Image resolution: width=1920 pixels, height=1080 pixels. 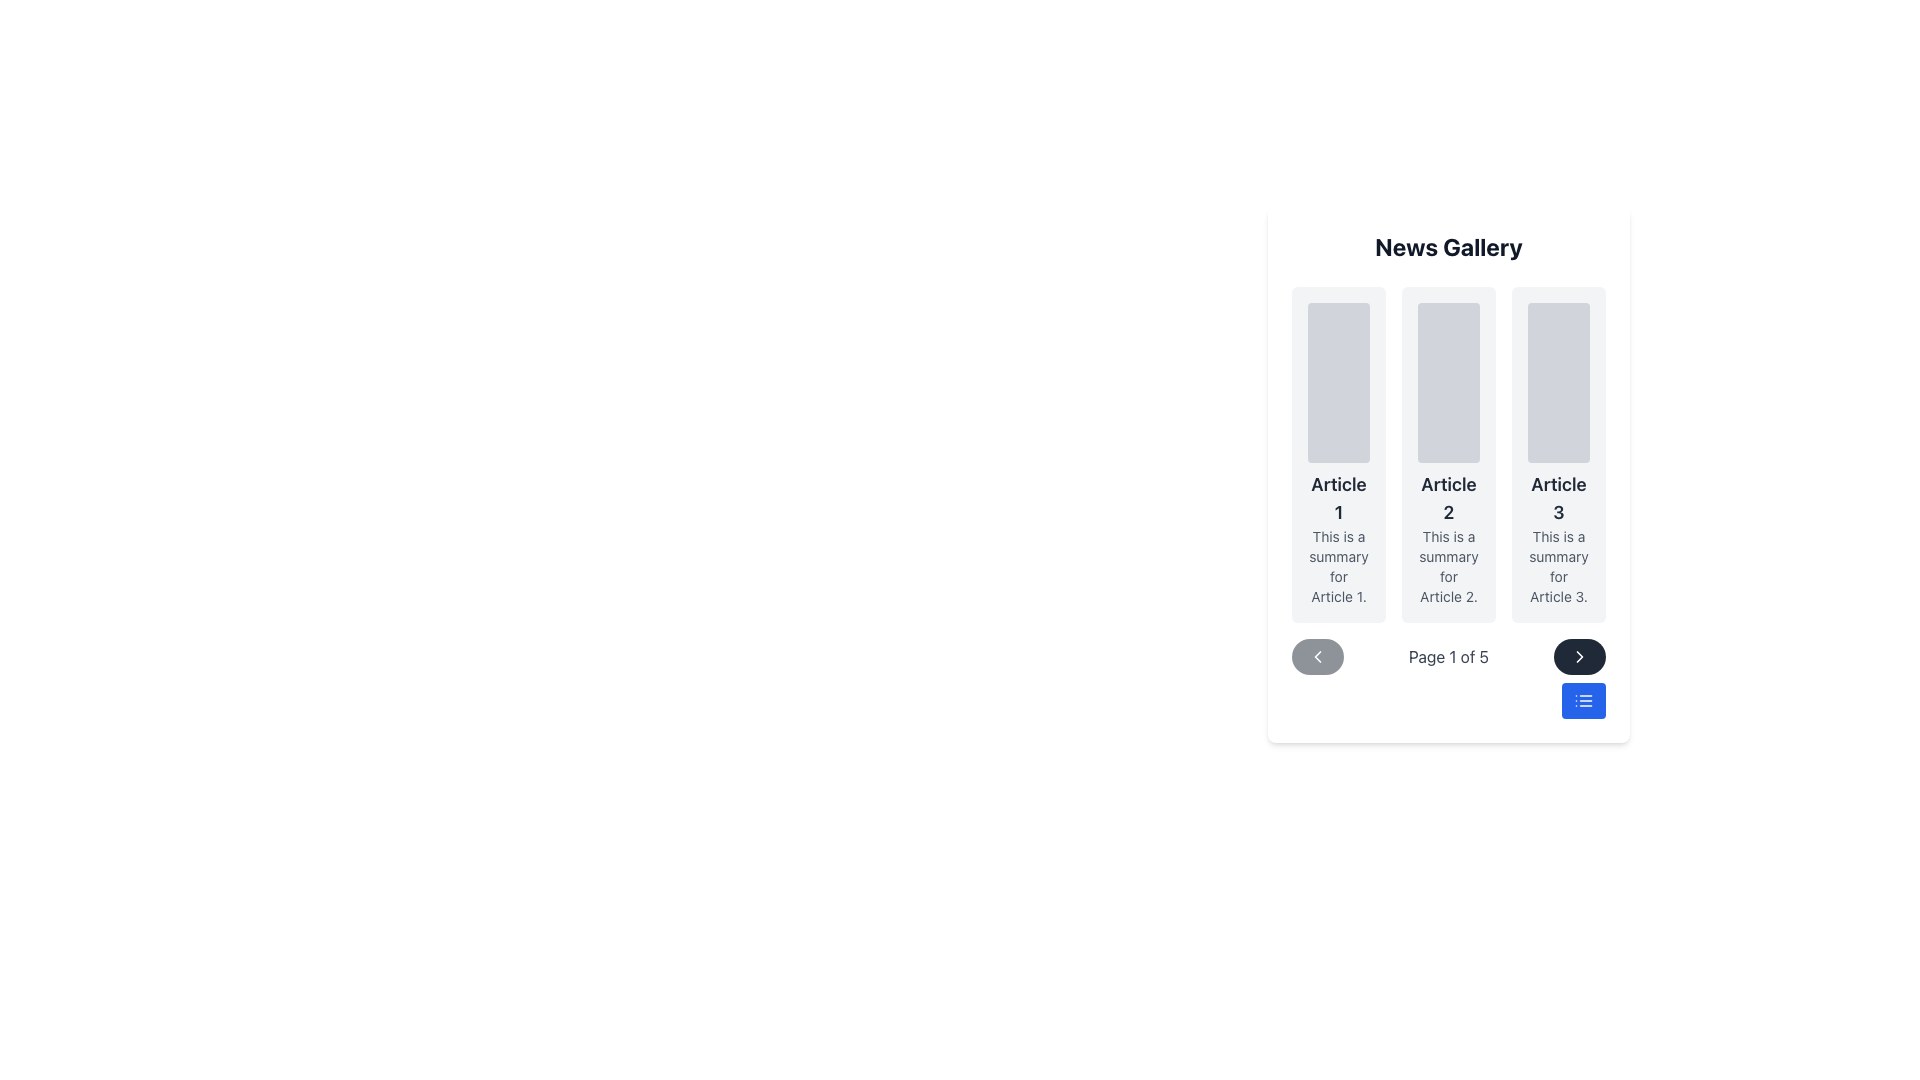 What do you see at coordinates (1583, 700) in the screenshot?
I see `the button that switches the article view to list format` at bounding box center [1583, 700].